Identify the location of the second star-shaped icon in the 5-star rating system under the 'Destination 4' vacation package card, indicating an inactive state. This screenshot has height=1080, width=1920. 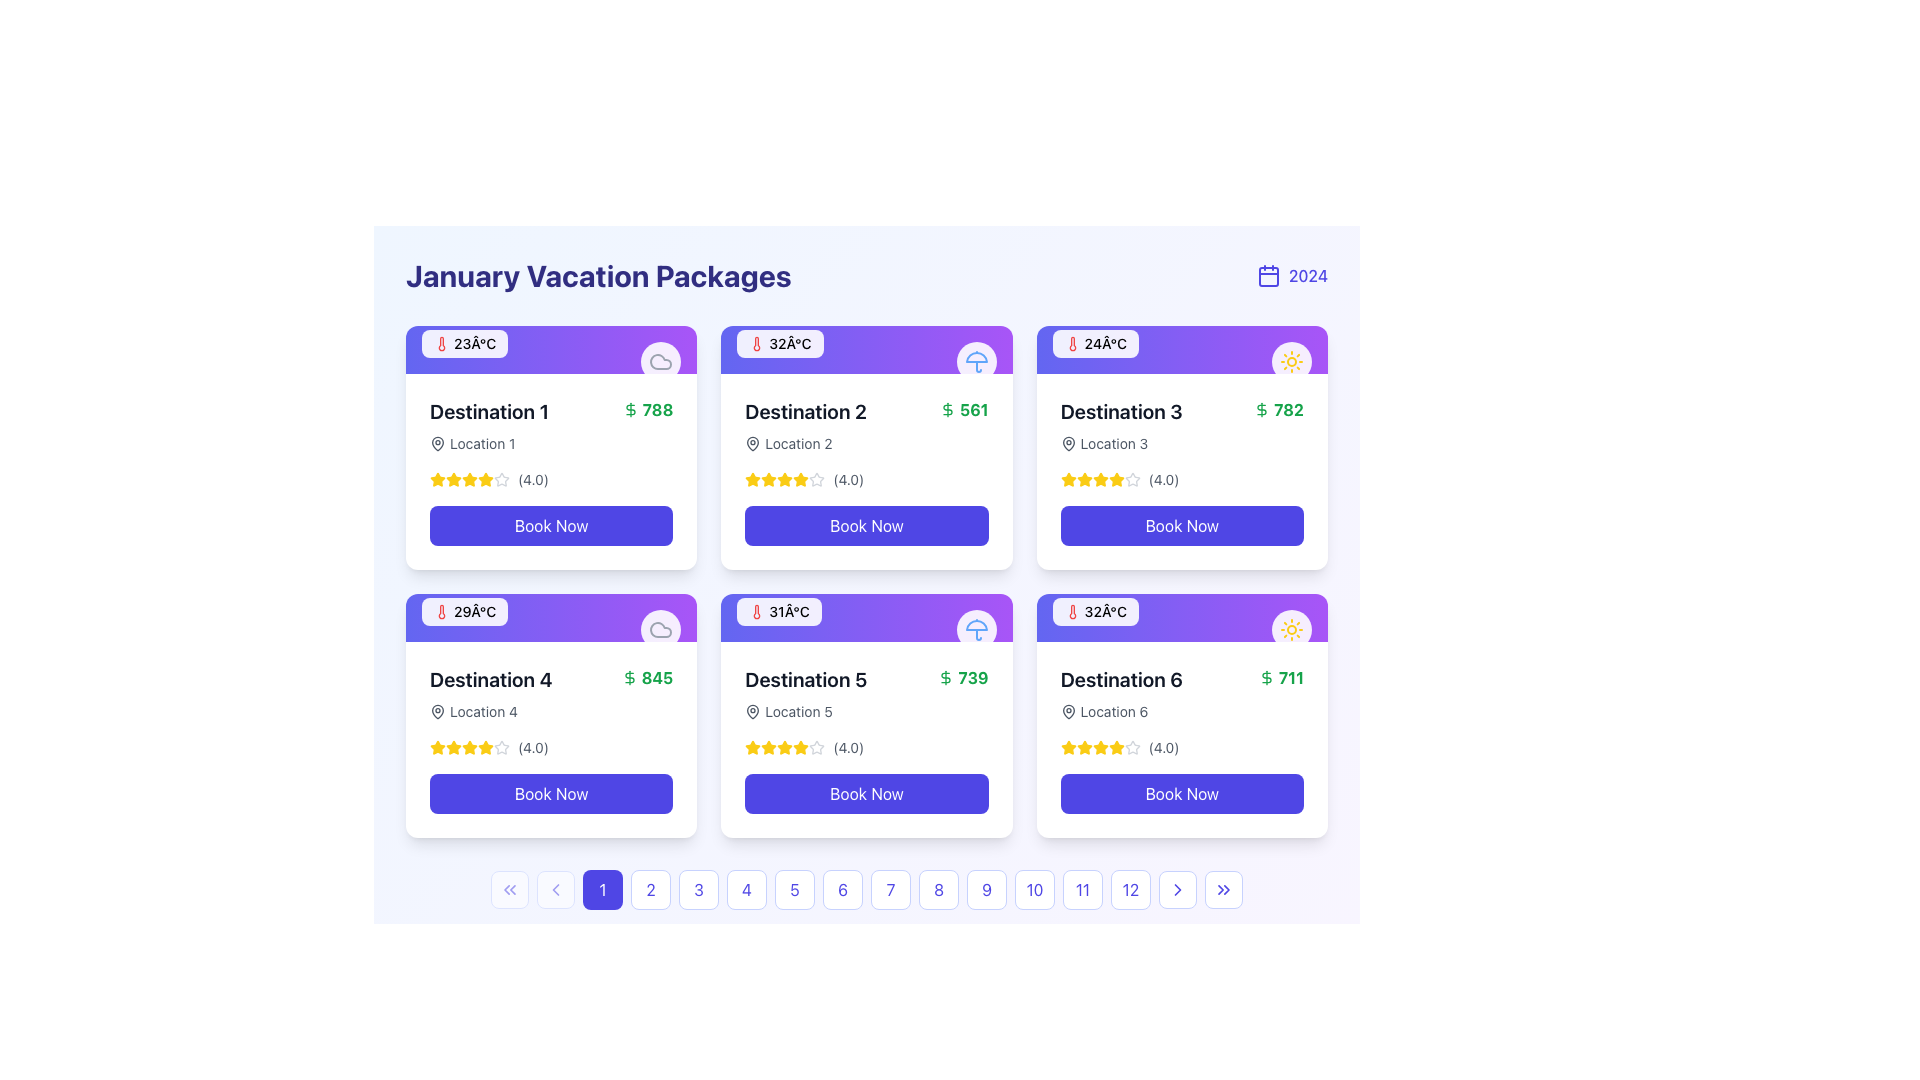
(502, 747).